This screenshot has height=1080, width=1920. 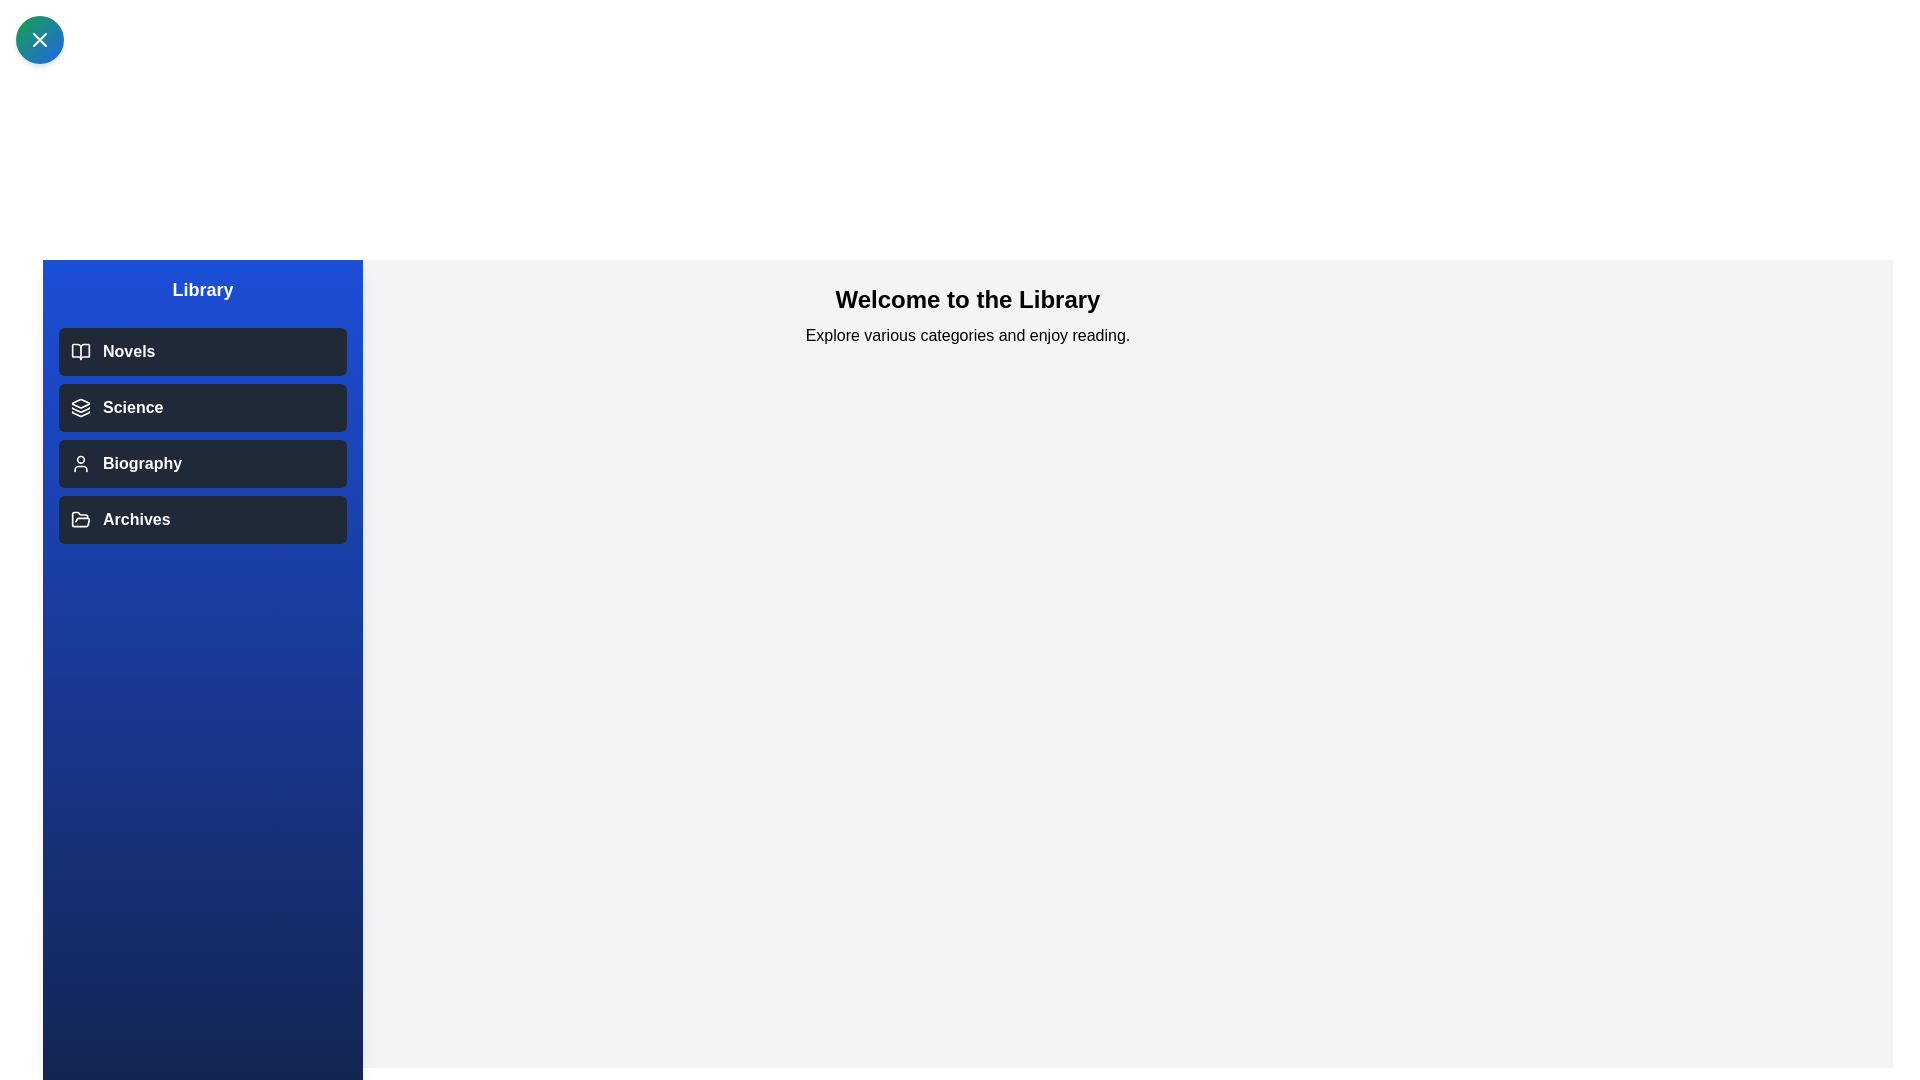 What do you see at coordinates (202, 350) in the screenshot?
I see `the category Novels in the drawer list` at bounding box center [202, 350].